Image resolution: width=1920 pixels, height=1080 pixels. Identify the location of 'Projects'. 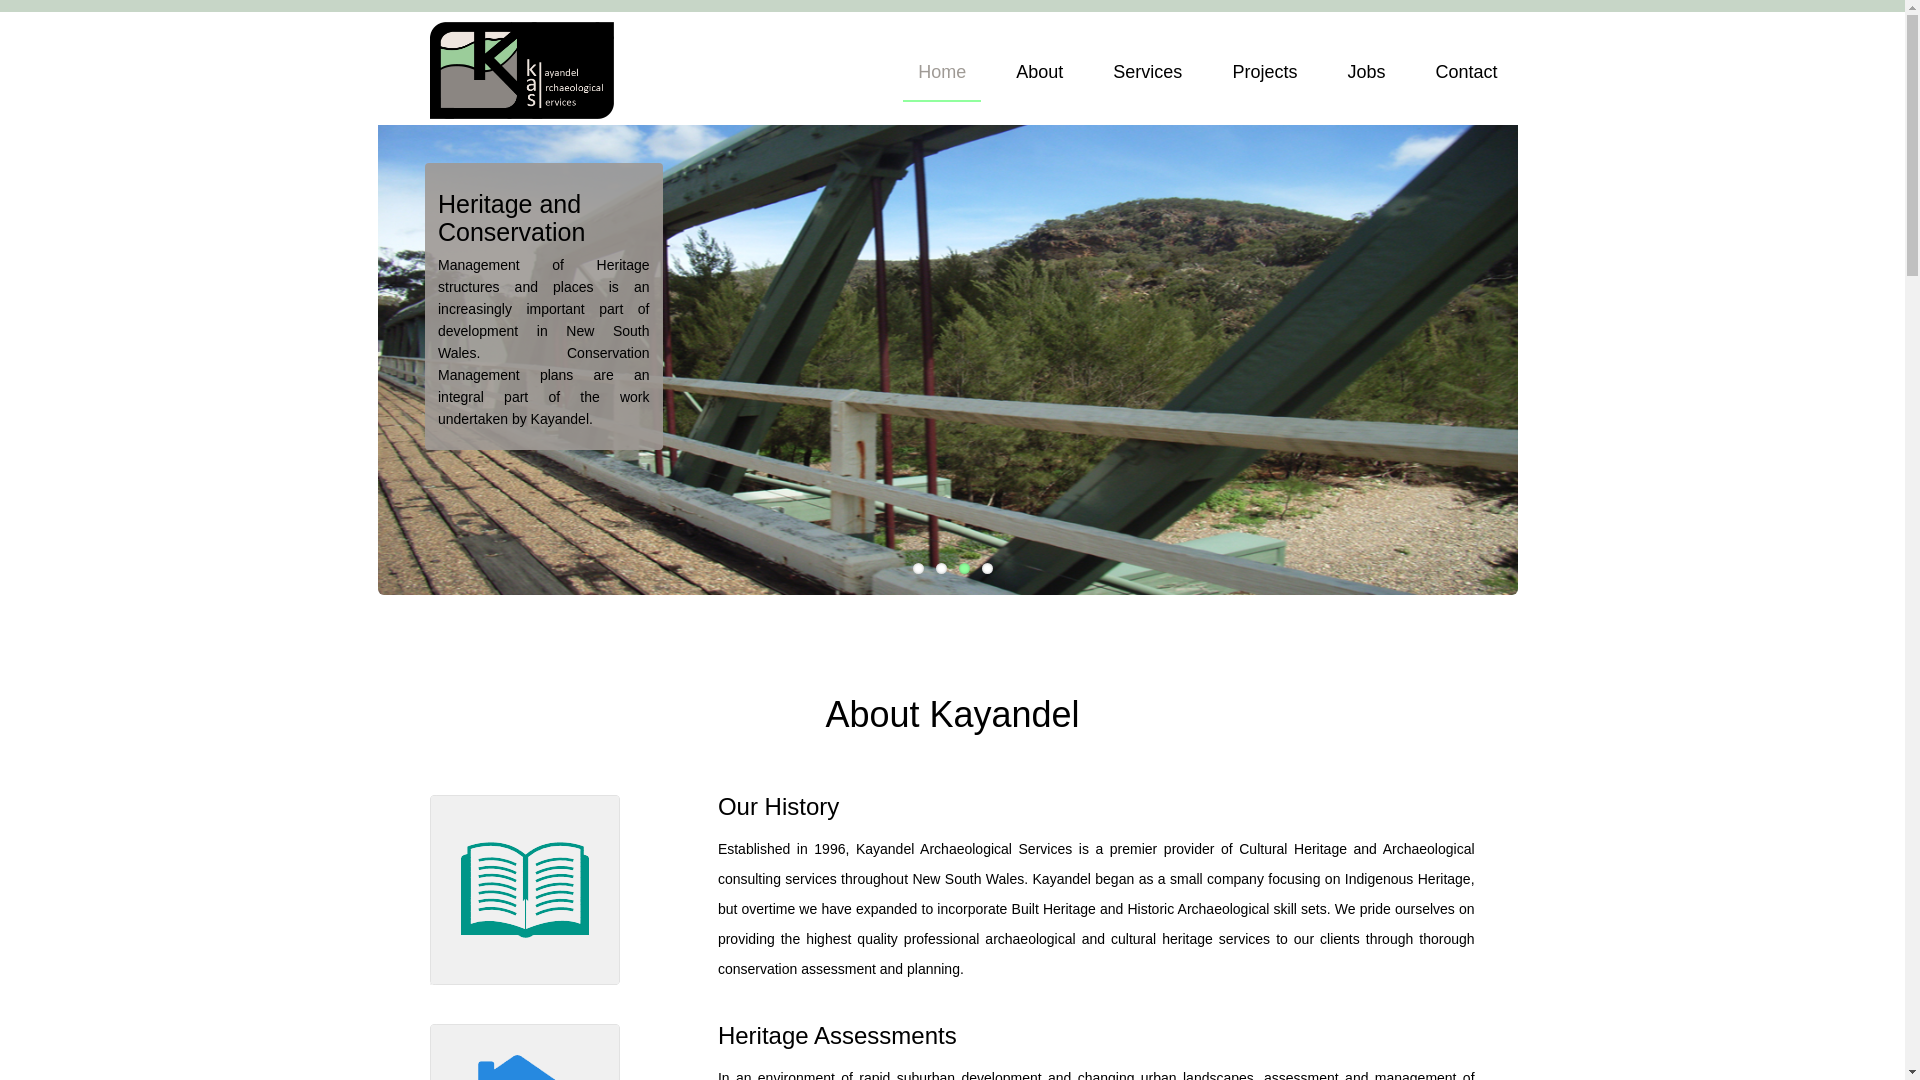
(1263, 76).